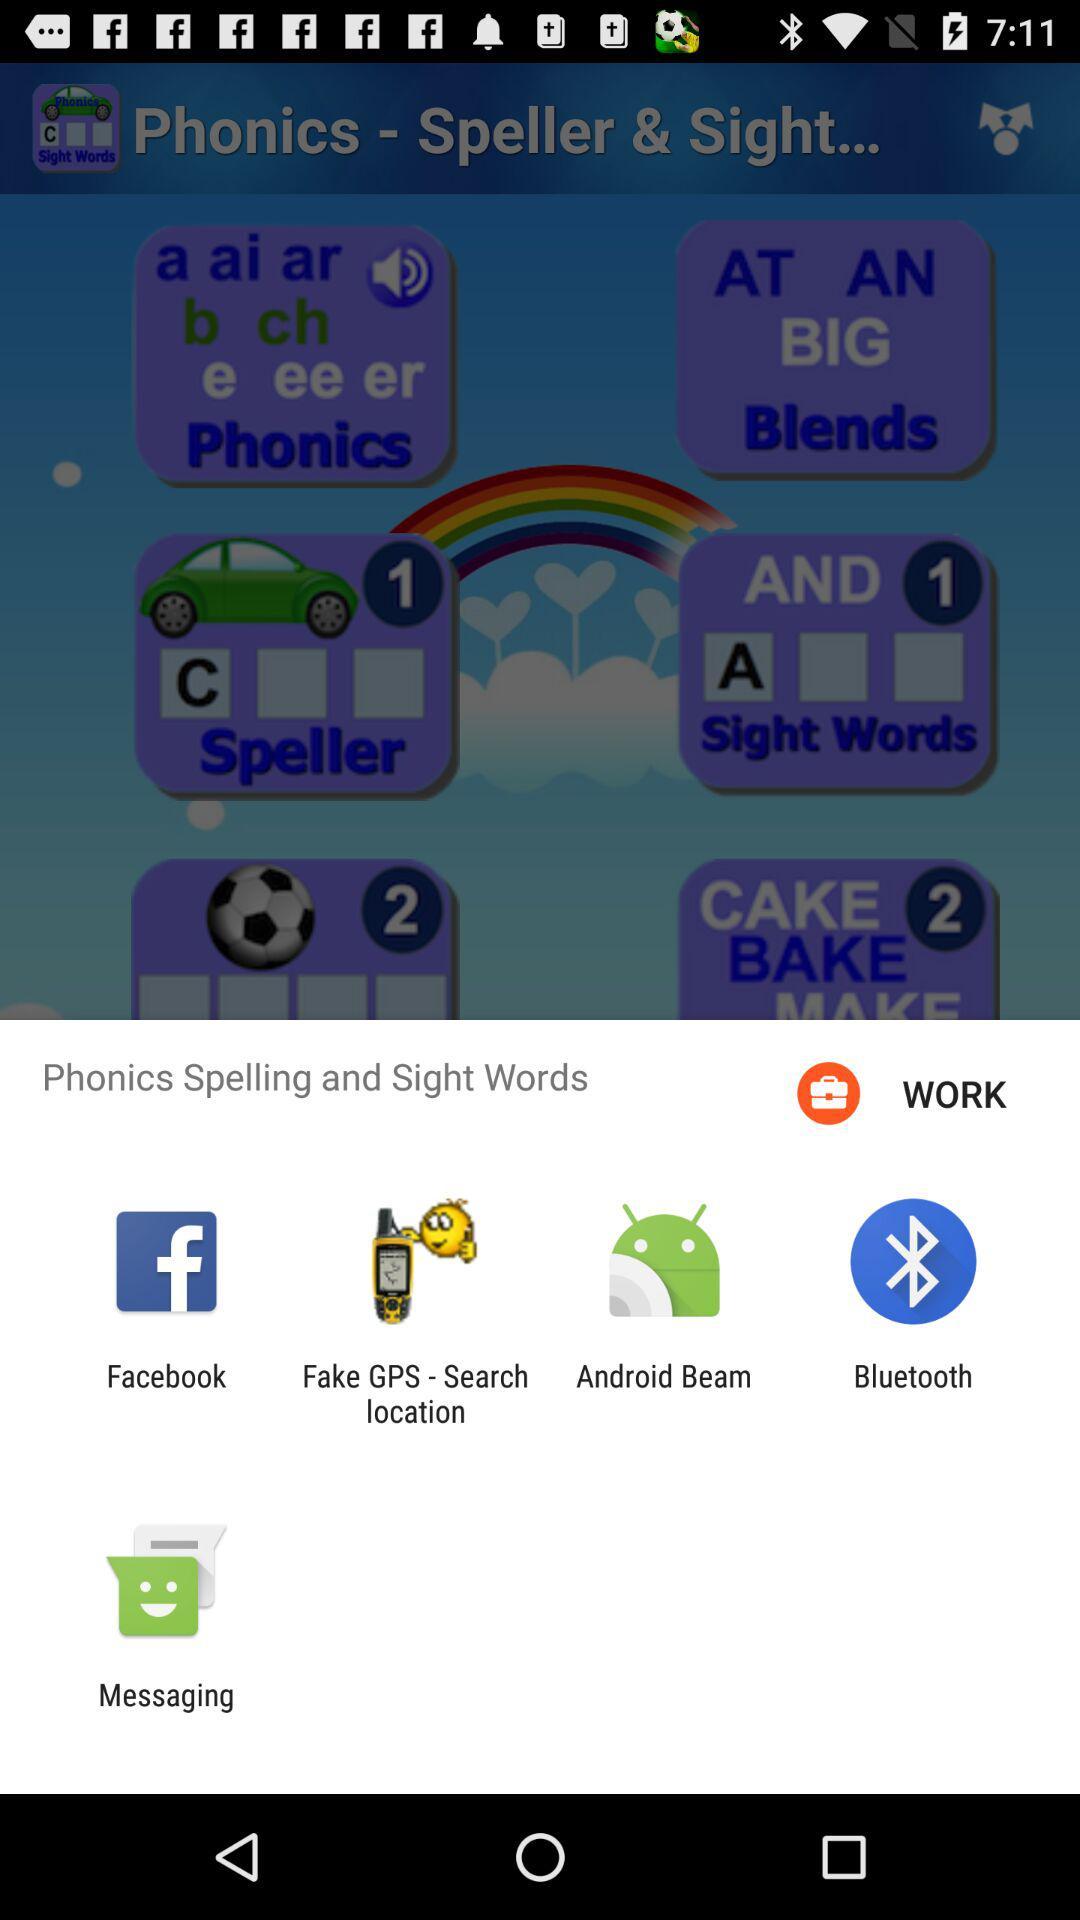 This screenshot has width=1080, height=1920. Describe the element at coordinates (414, 1392) in the screenshot. I see `fake gps search icon` at that location.